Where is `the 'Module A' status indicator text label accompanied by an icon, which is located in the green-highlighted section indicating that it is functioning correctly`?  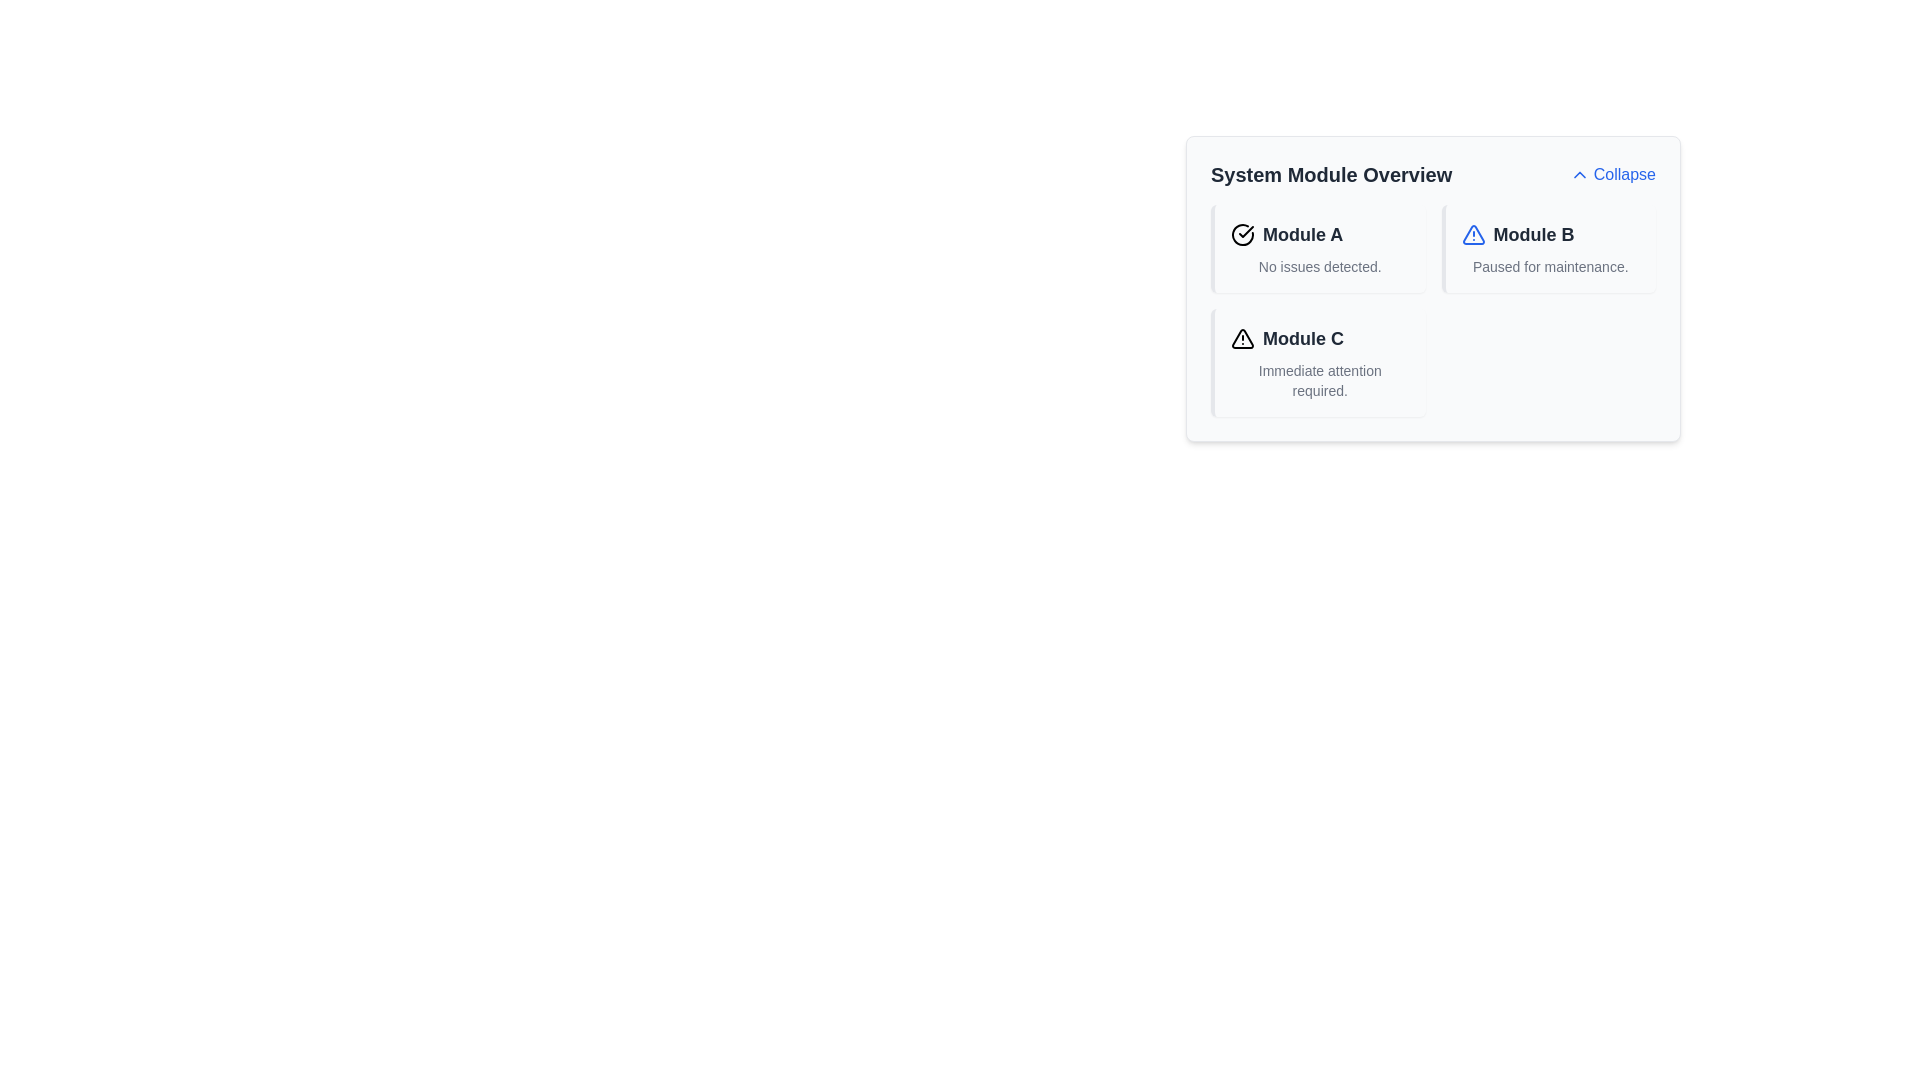 the 'Module A' status indicator text label accompanied by an icon, which is located in the green-highlighted section indicating that it is functioning correctly is located at coordinates (1320, 234).